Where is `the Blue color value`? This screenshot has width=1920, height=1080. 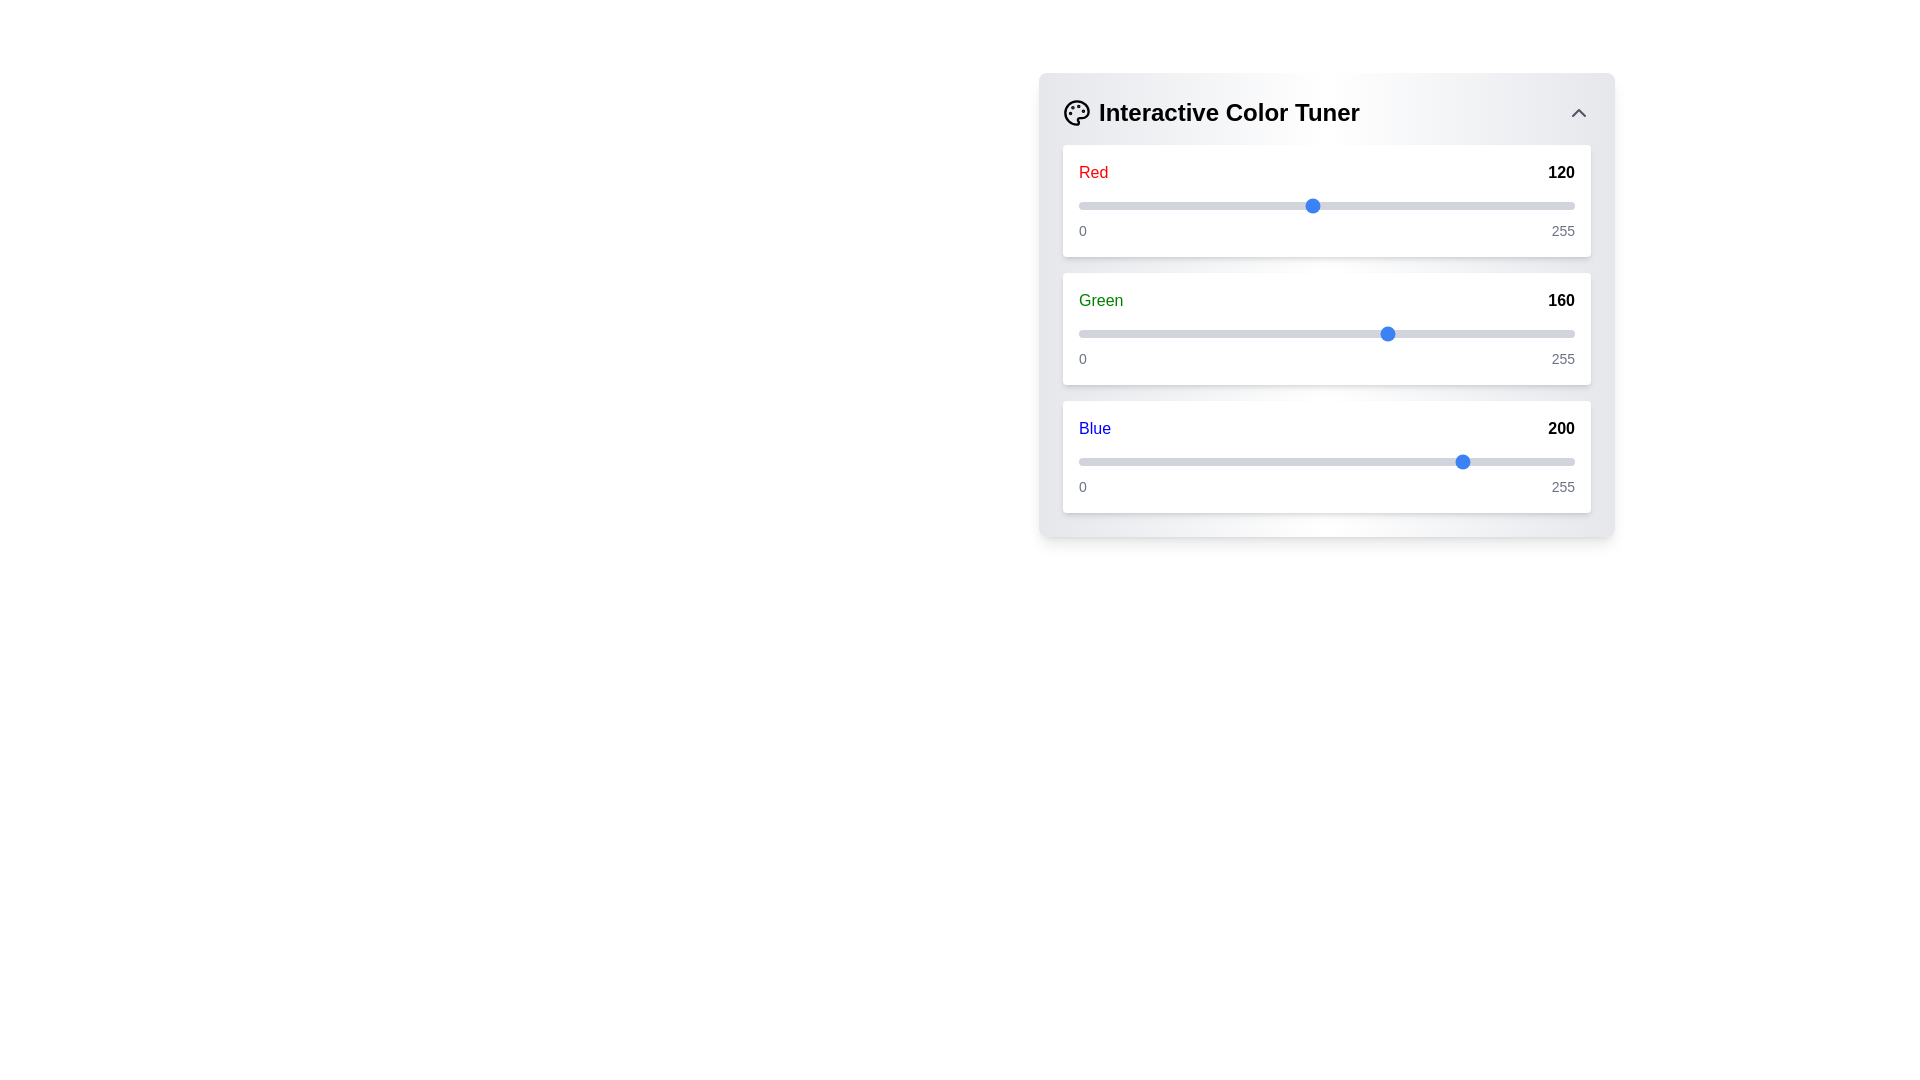 the Blue color value is located at coordinates (1355, 462).